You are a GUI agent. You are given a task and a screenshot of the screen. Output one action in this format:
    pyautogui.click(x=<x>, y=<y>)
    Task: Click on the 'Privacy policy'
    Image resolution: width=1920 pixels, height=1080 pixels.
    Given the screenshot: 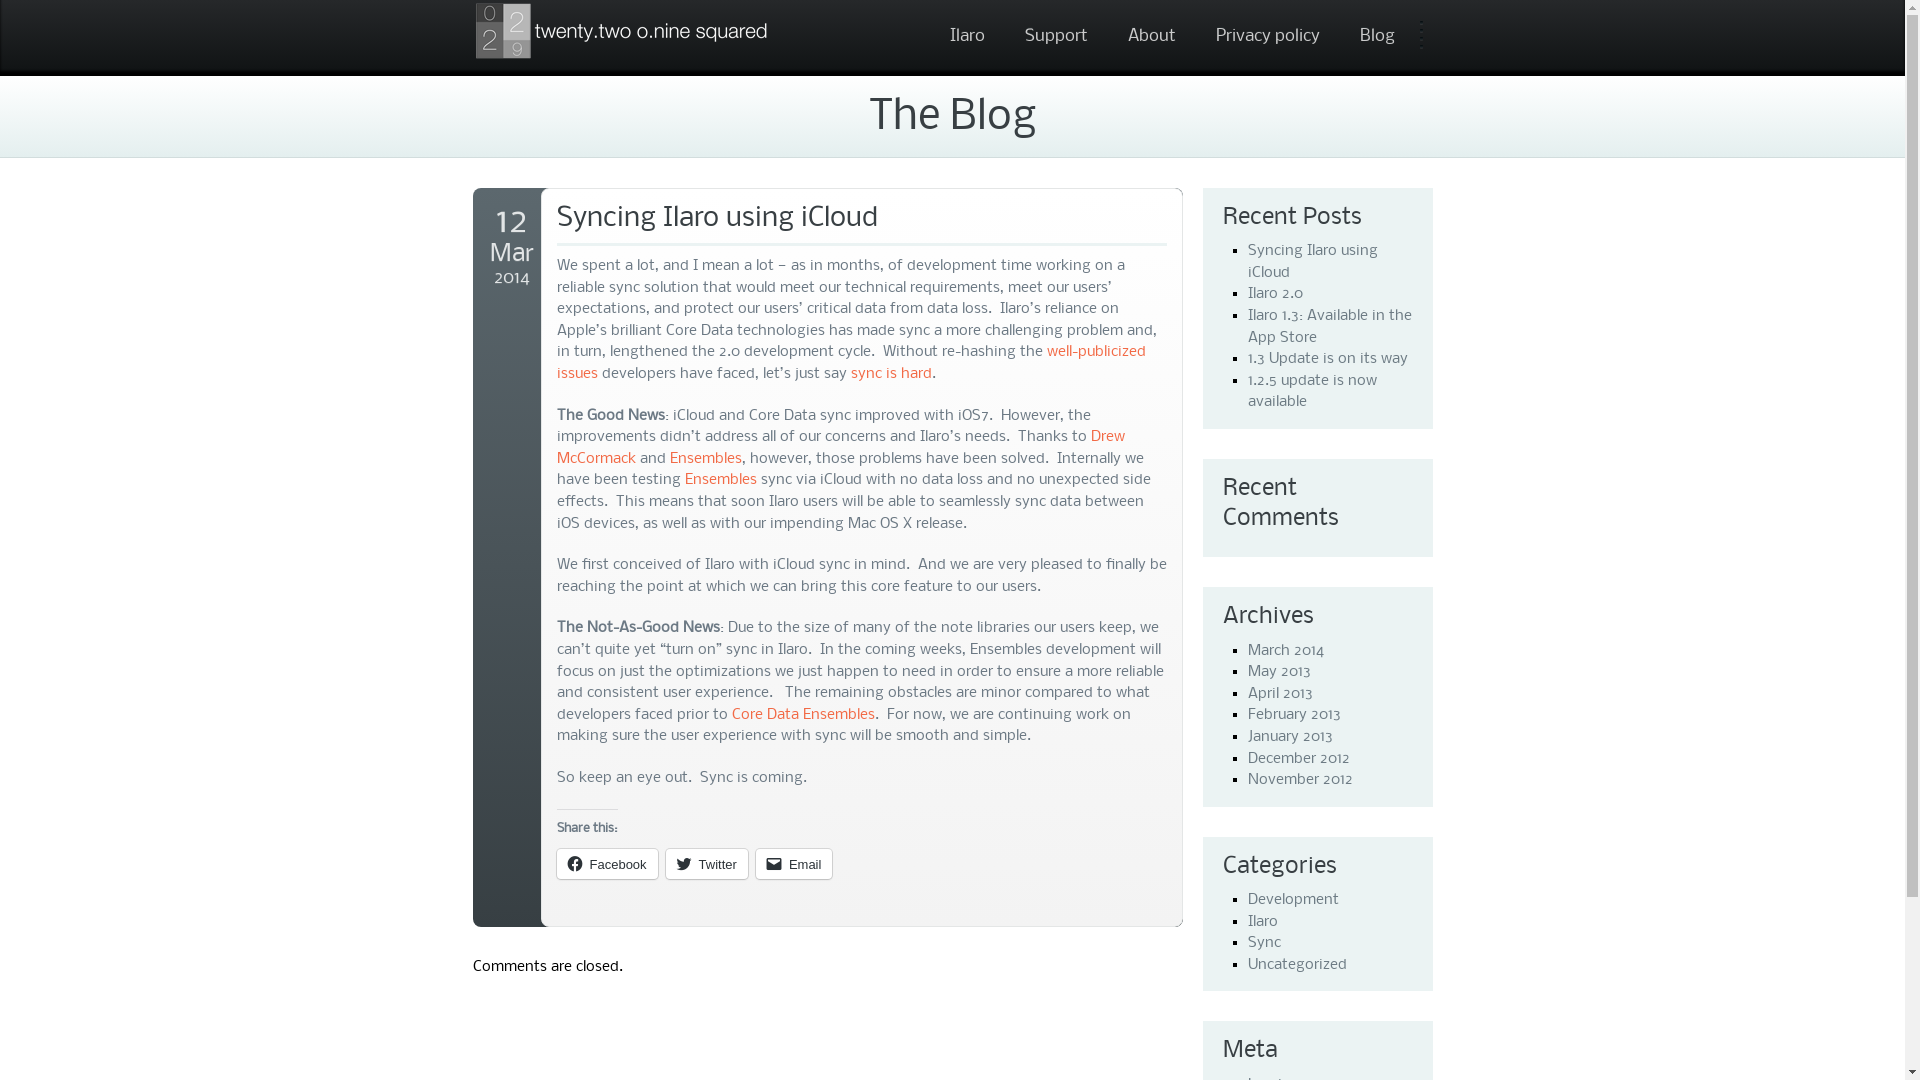 What is the action you would take?
    pyautogui.click(x=1266, y=35)
    